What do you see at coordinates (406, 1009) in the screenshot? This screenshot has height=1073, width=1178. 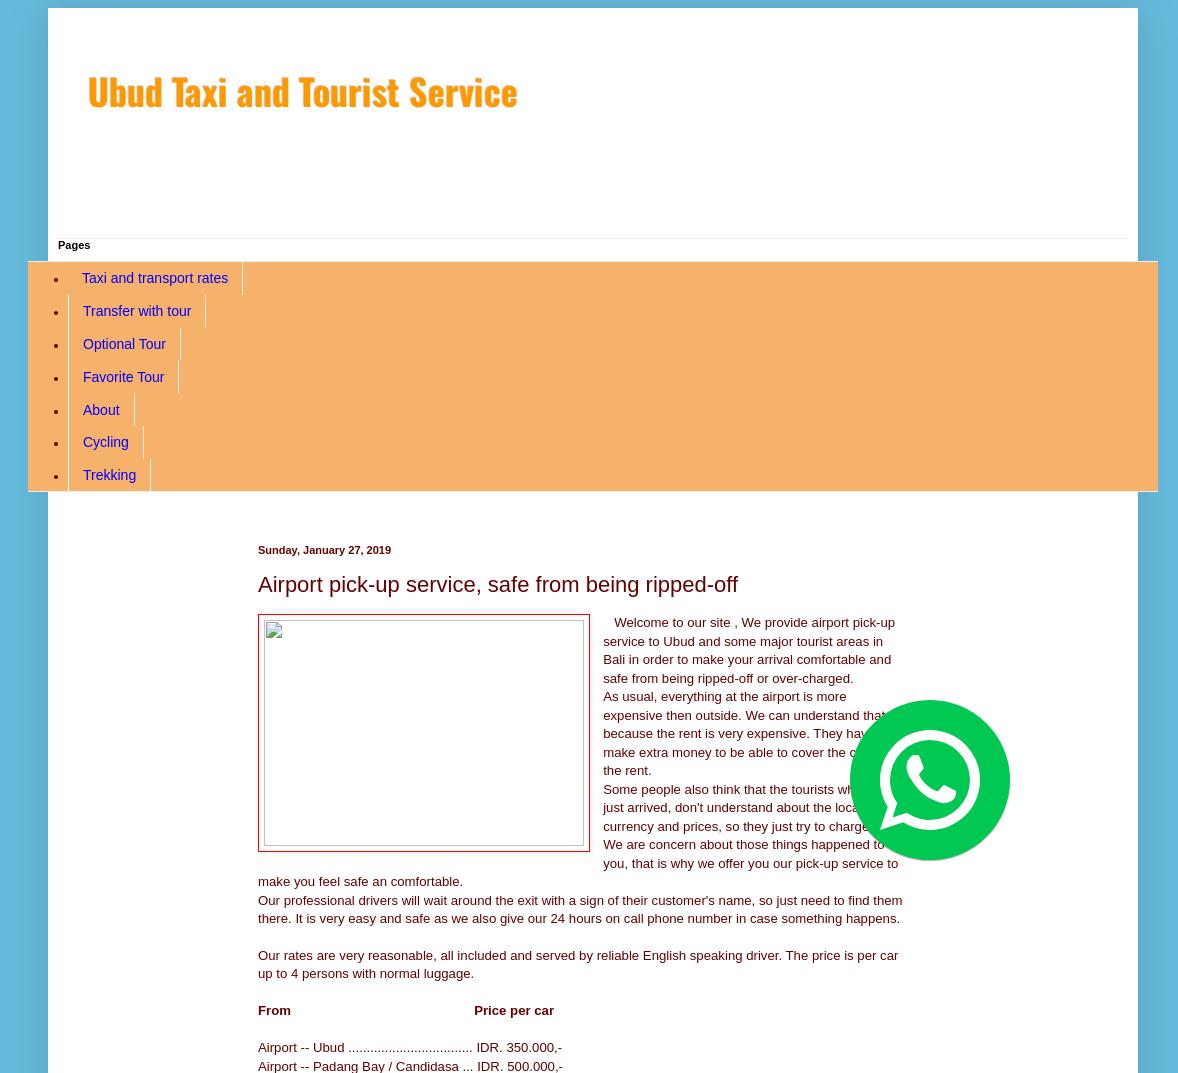 I see `'From                                                  Price per car'` at bounding box center [406, 1009].